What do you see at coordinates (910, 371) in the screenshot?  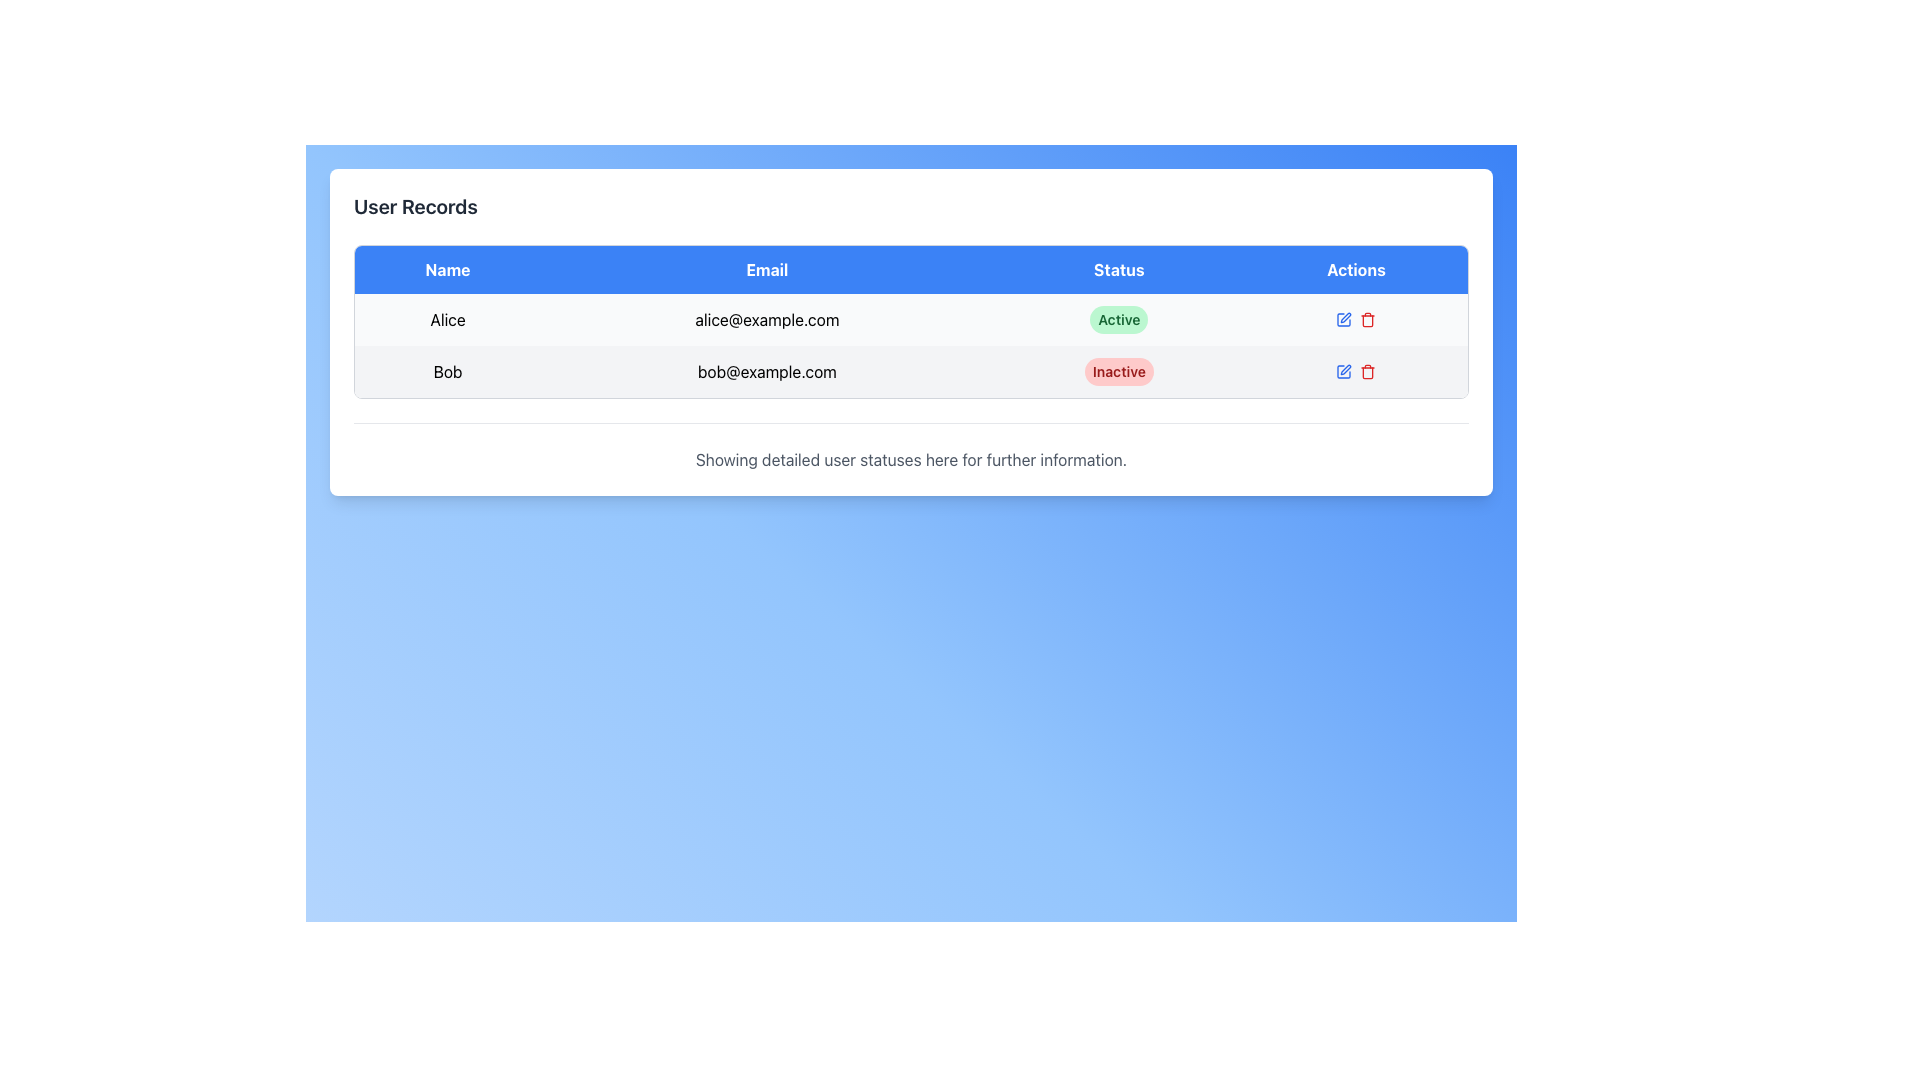 I see `the second row of the table that contains user data for 'Bob', highlighting it` at bounding box center [910, 371].